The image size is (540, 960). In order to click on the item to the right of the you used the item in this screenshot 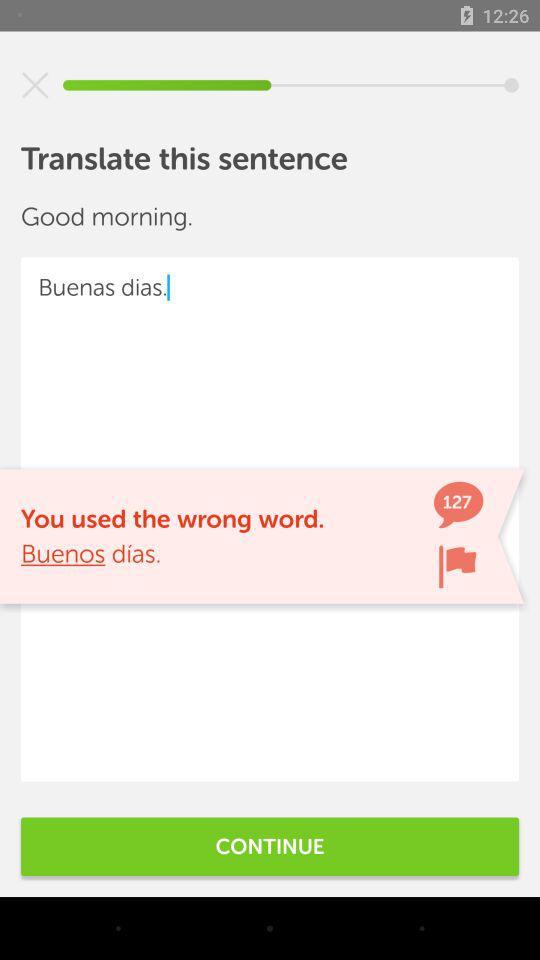, I will do `click(457, 566)`.